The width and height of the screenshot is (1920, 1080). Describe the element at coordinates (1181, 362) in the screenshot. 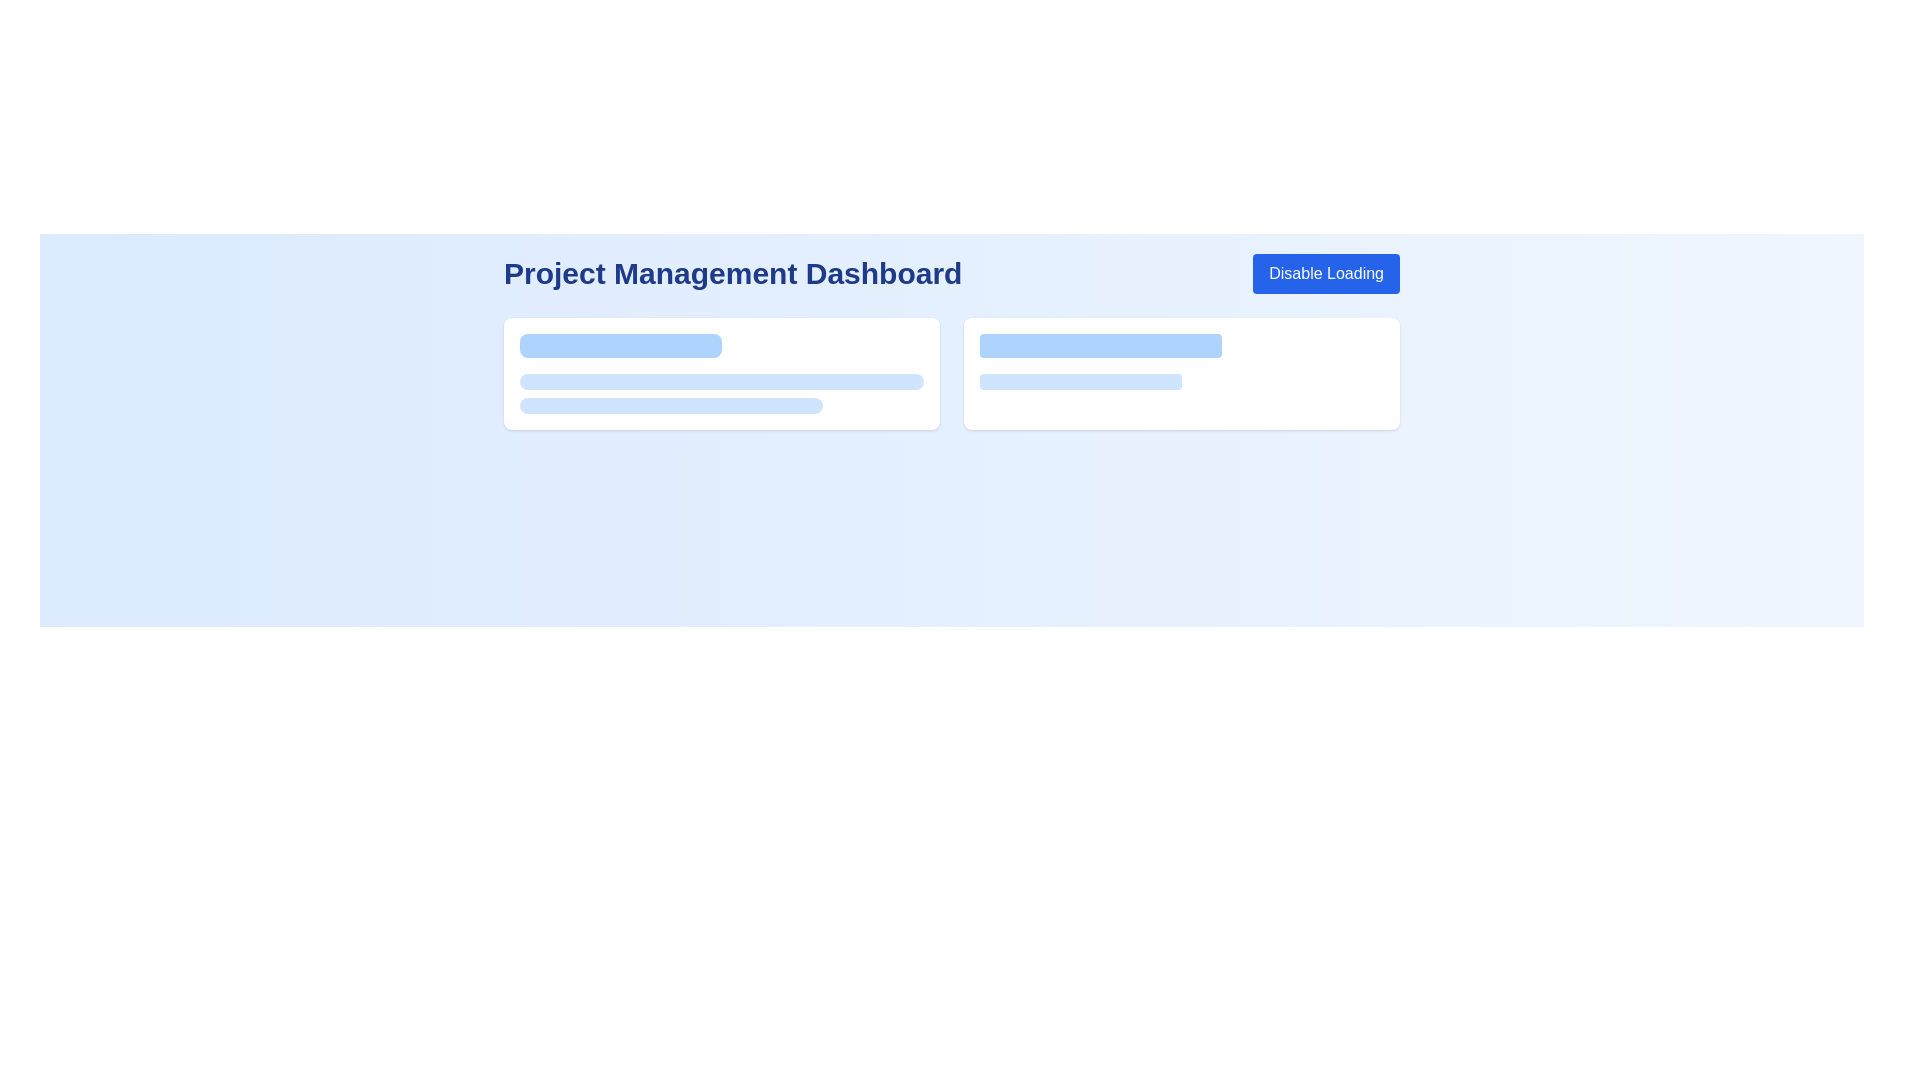

I see `the Loading placeholder, which consists of two vertically stacked horizontal rectangles with rounded corners, the top being darker blue and taller than the bottom one, located in the rightmost card in the middle of the interface` at that location.